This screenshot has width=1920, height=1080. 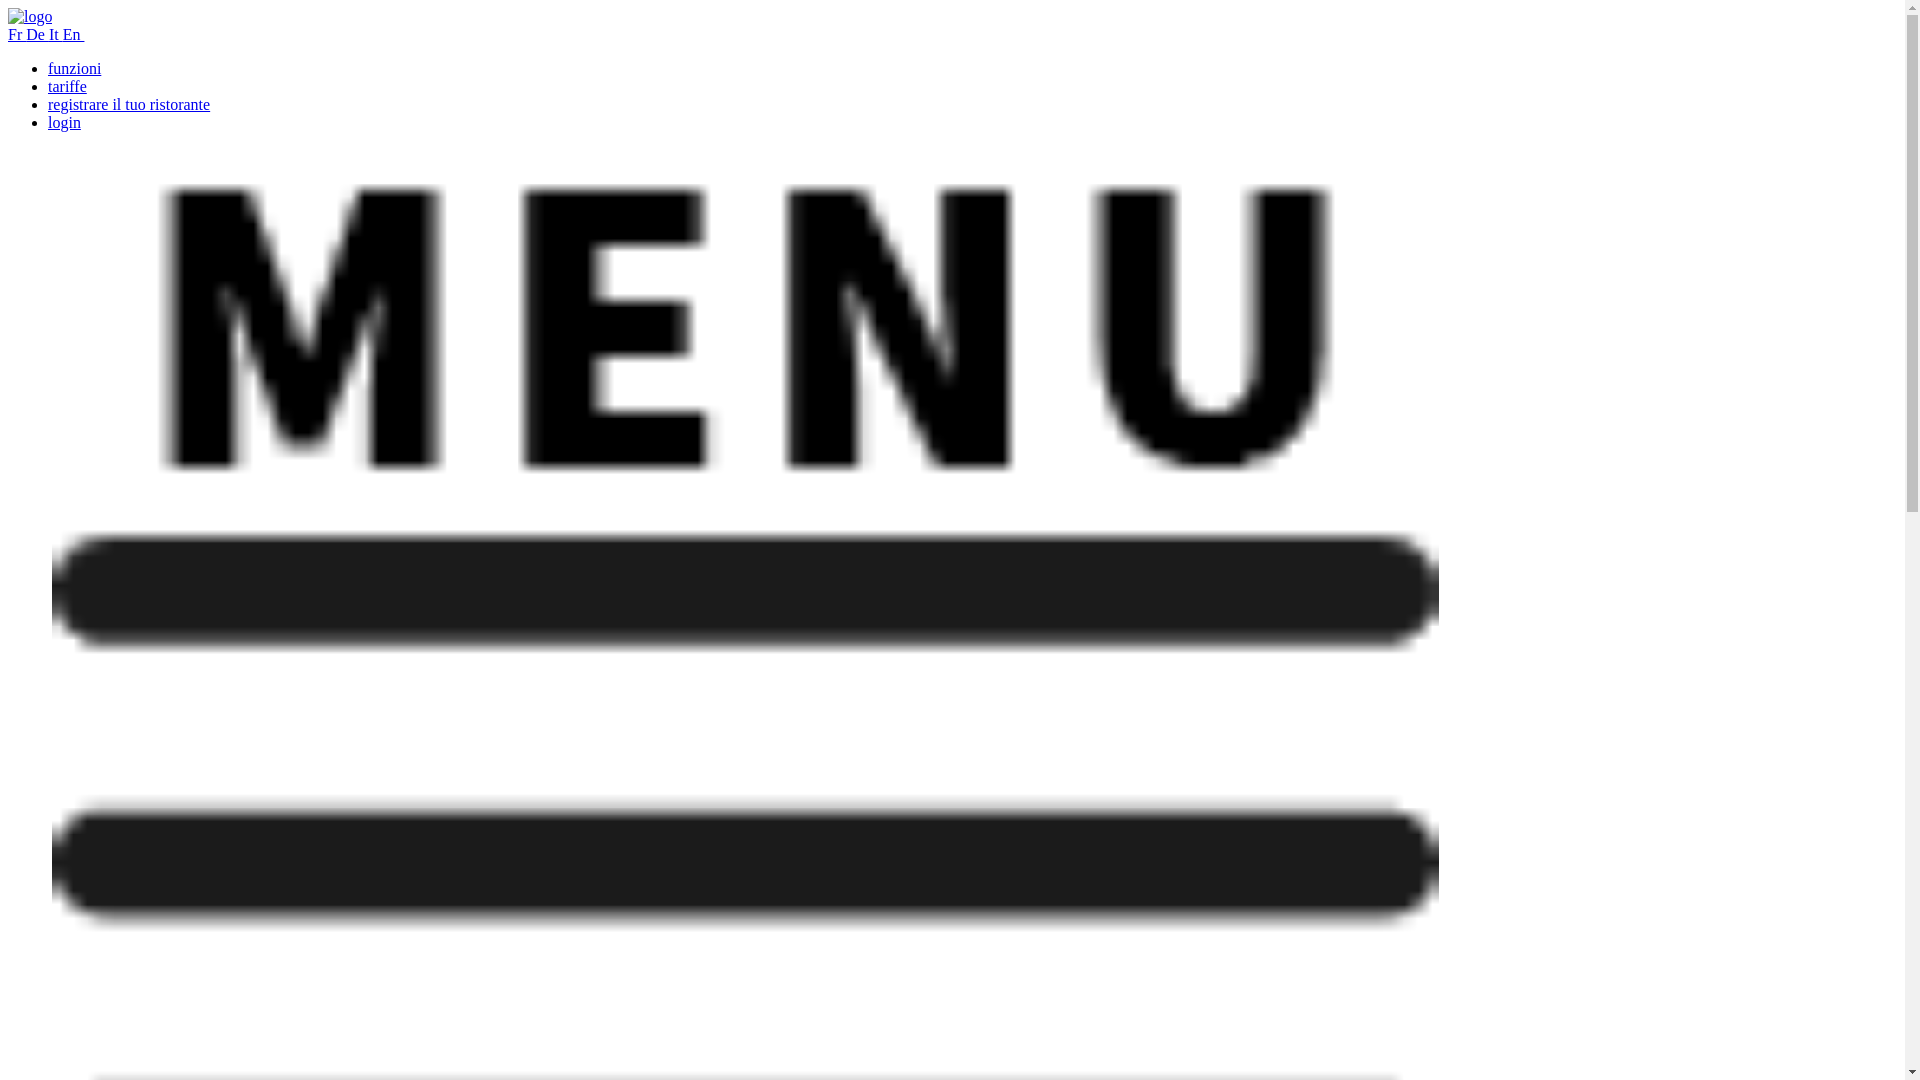 What do you see at coordinates (128, 104) in the screenshot?
I see `'registrare il tuo ristorante'` at bounding box center [128, 104].